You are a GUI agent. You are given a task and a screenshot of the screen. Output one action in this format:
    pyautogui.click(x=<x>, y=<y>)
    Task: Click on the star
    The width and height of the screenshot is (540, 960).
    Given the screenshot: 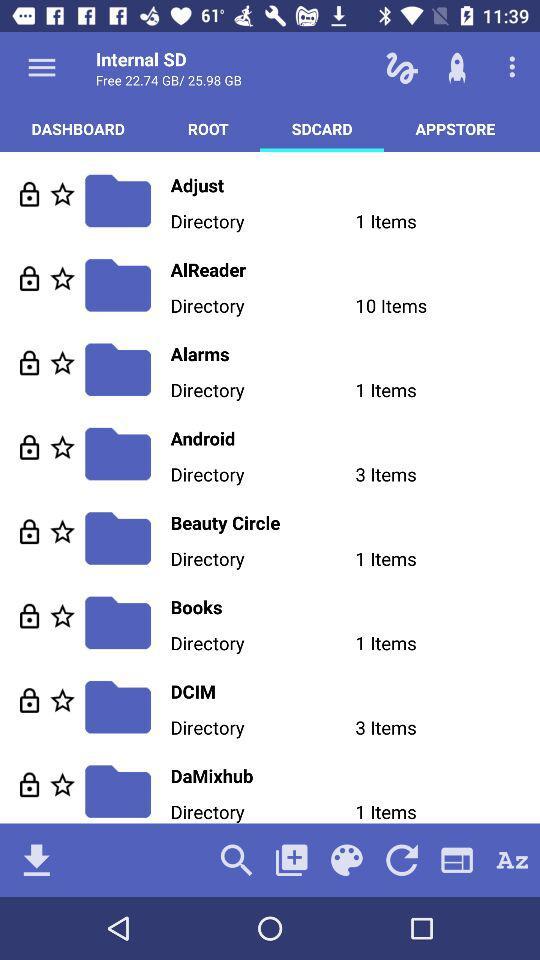 What is the action you would take?
    pyautogui.click(x=62, y=530)
    